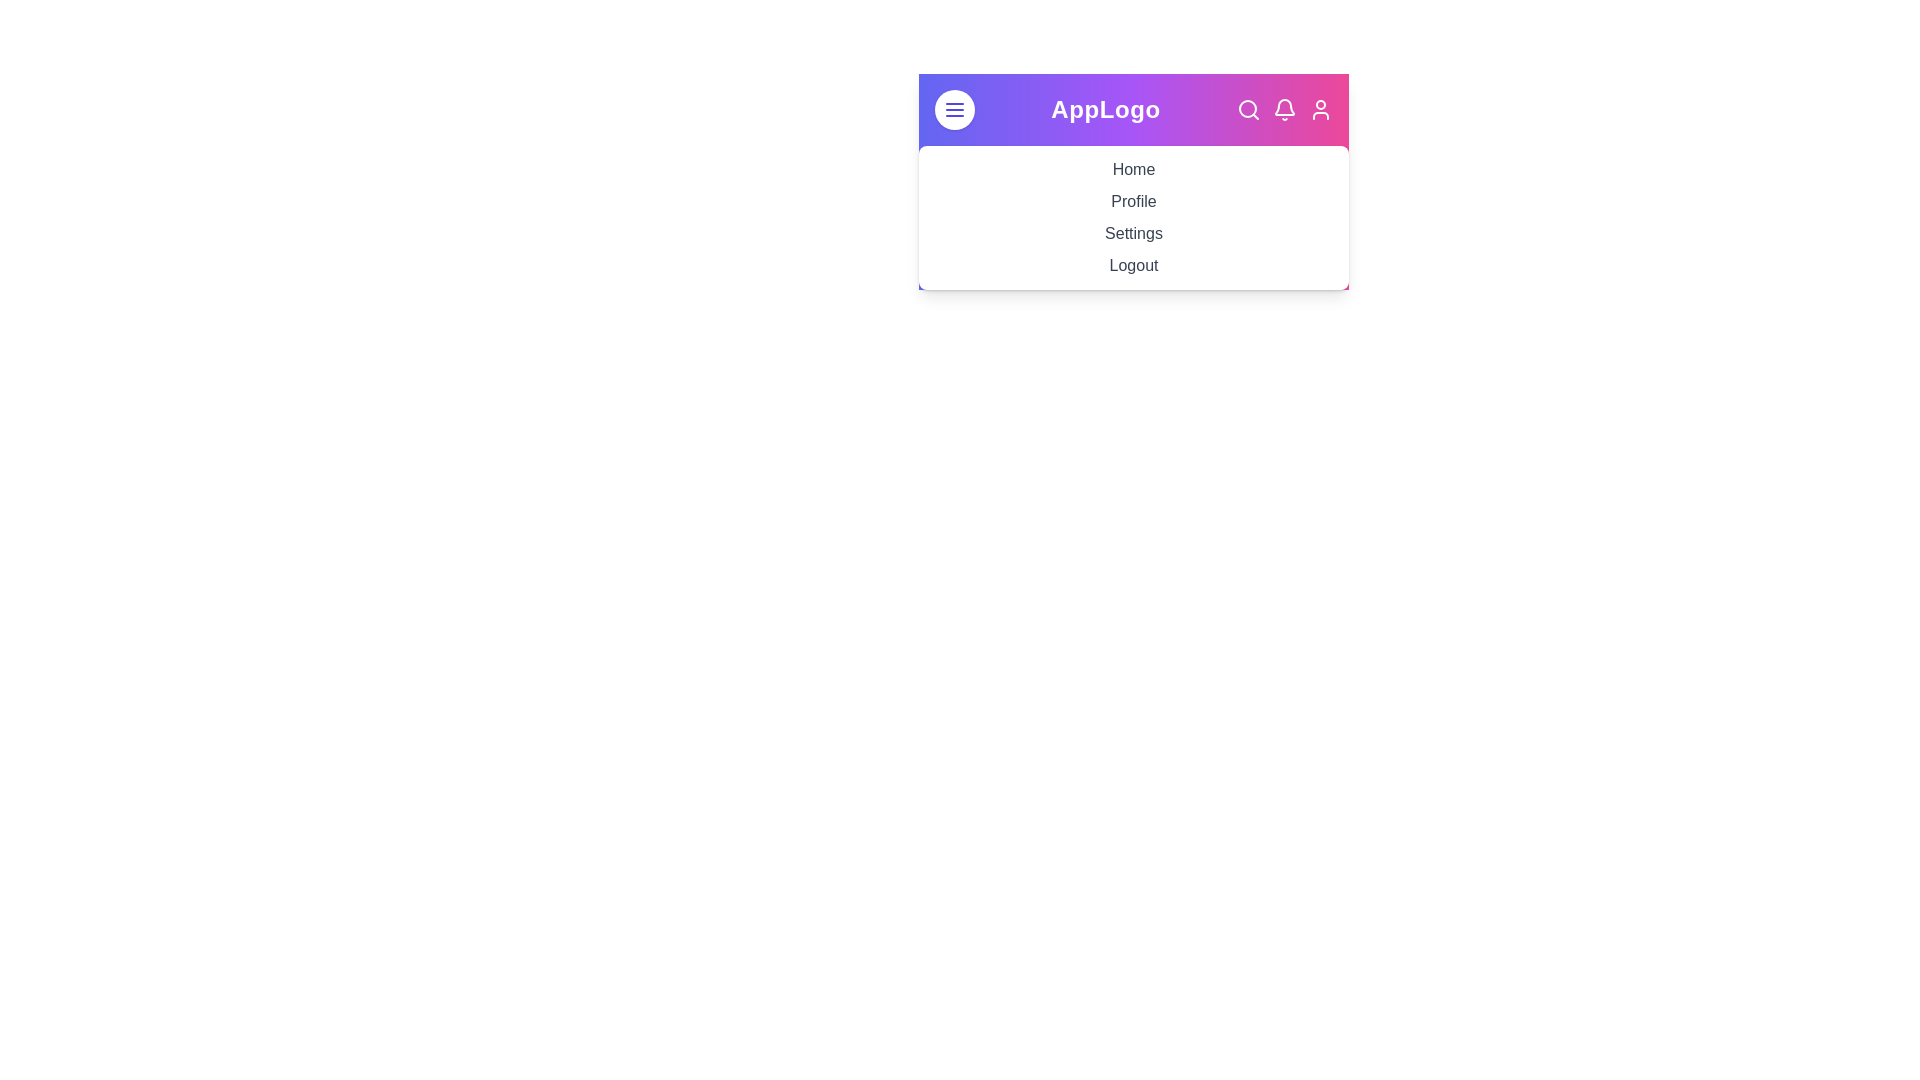 This screenshot has height=1080, width=1920. I want to click on the menu item Home in the expanded menu, so click(1133, 168).